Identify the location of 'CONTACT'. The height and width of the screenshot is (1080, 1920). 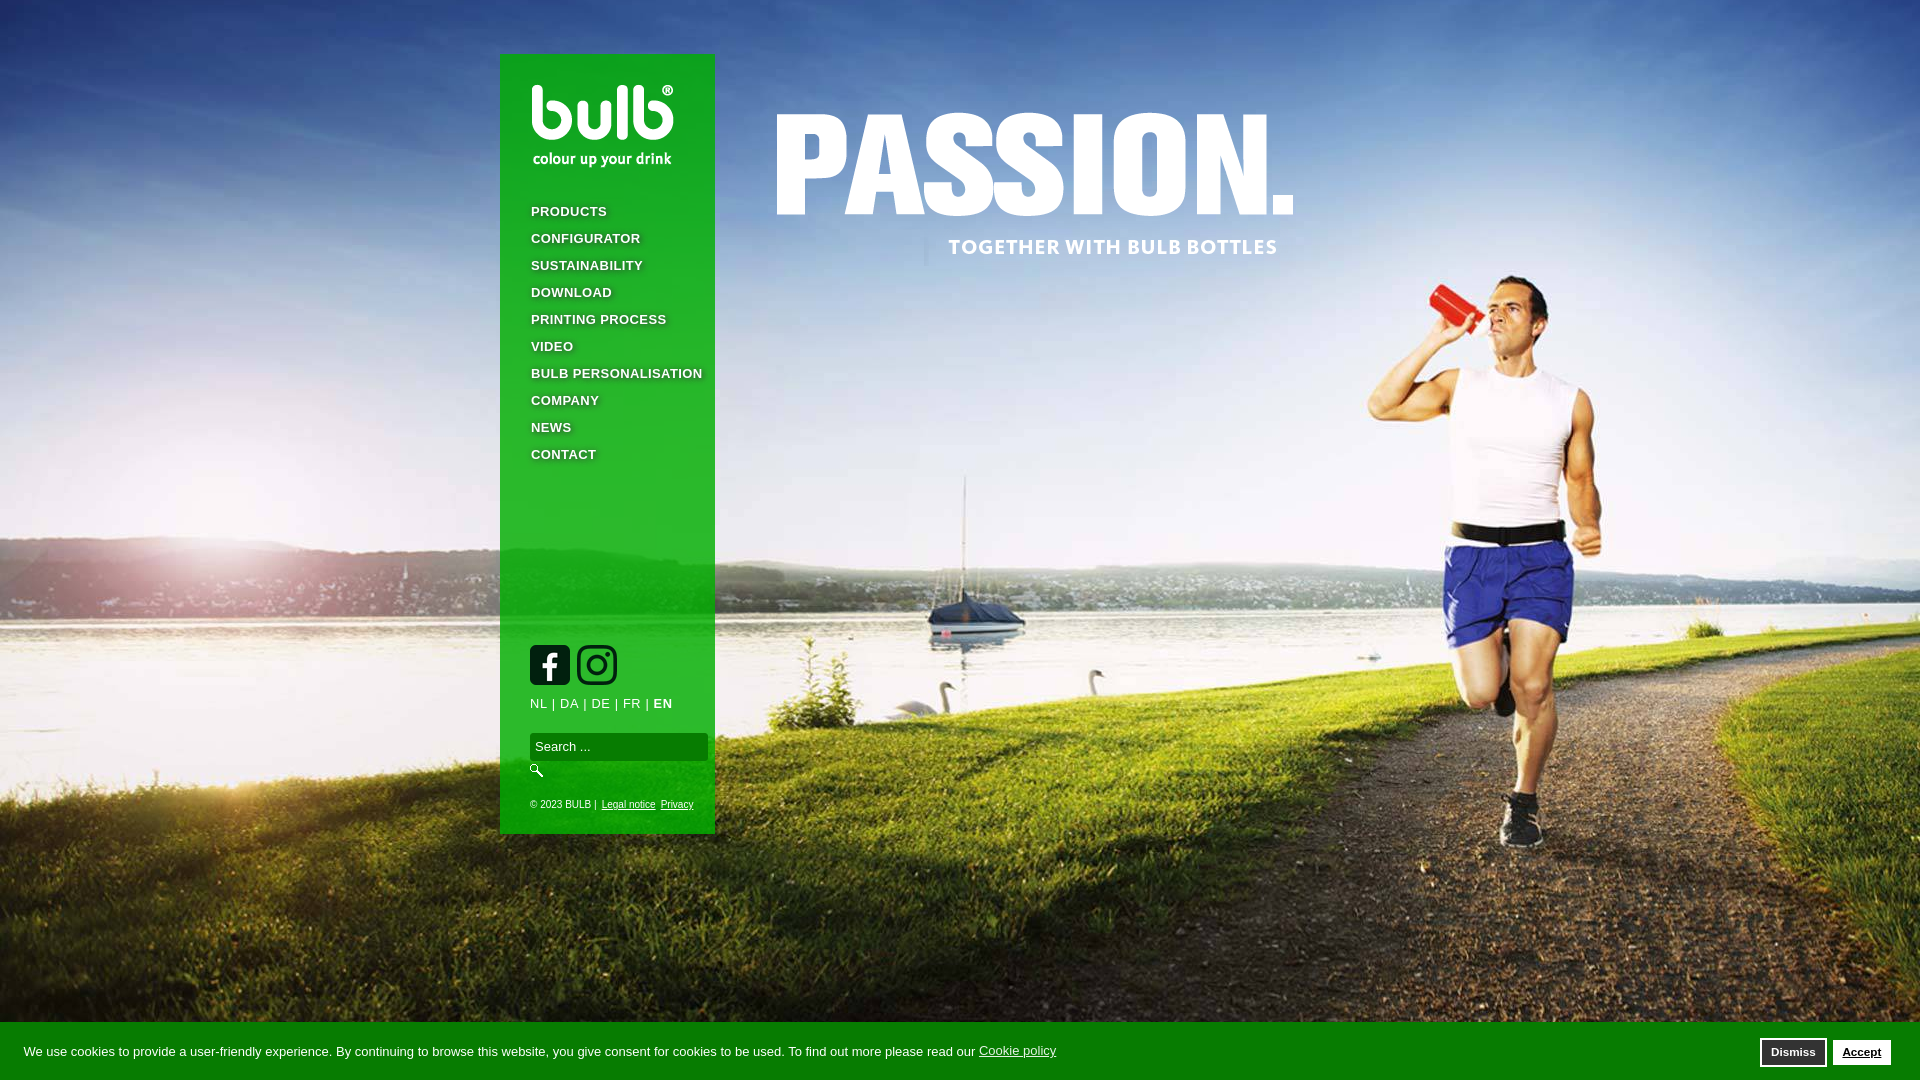
(606, 454).